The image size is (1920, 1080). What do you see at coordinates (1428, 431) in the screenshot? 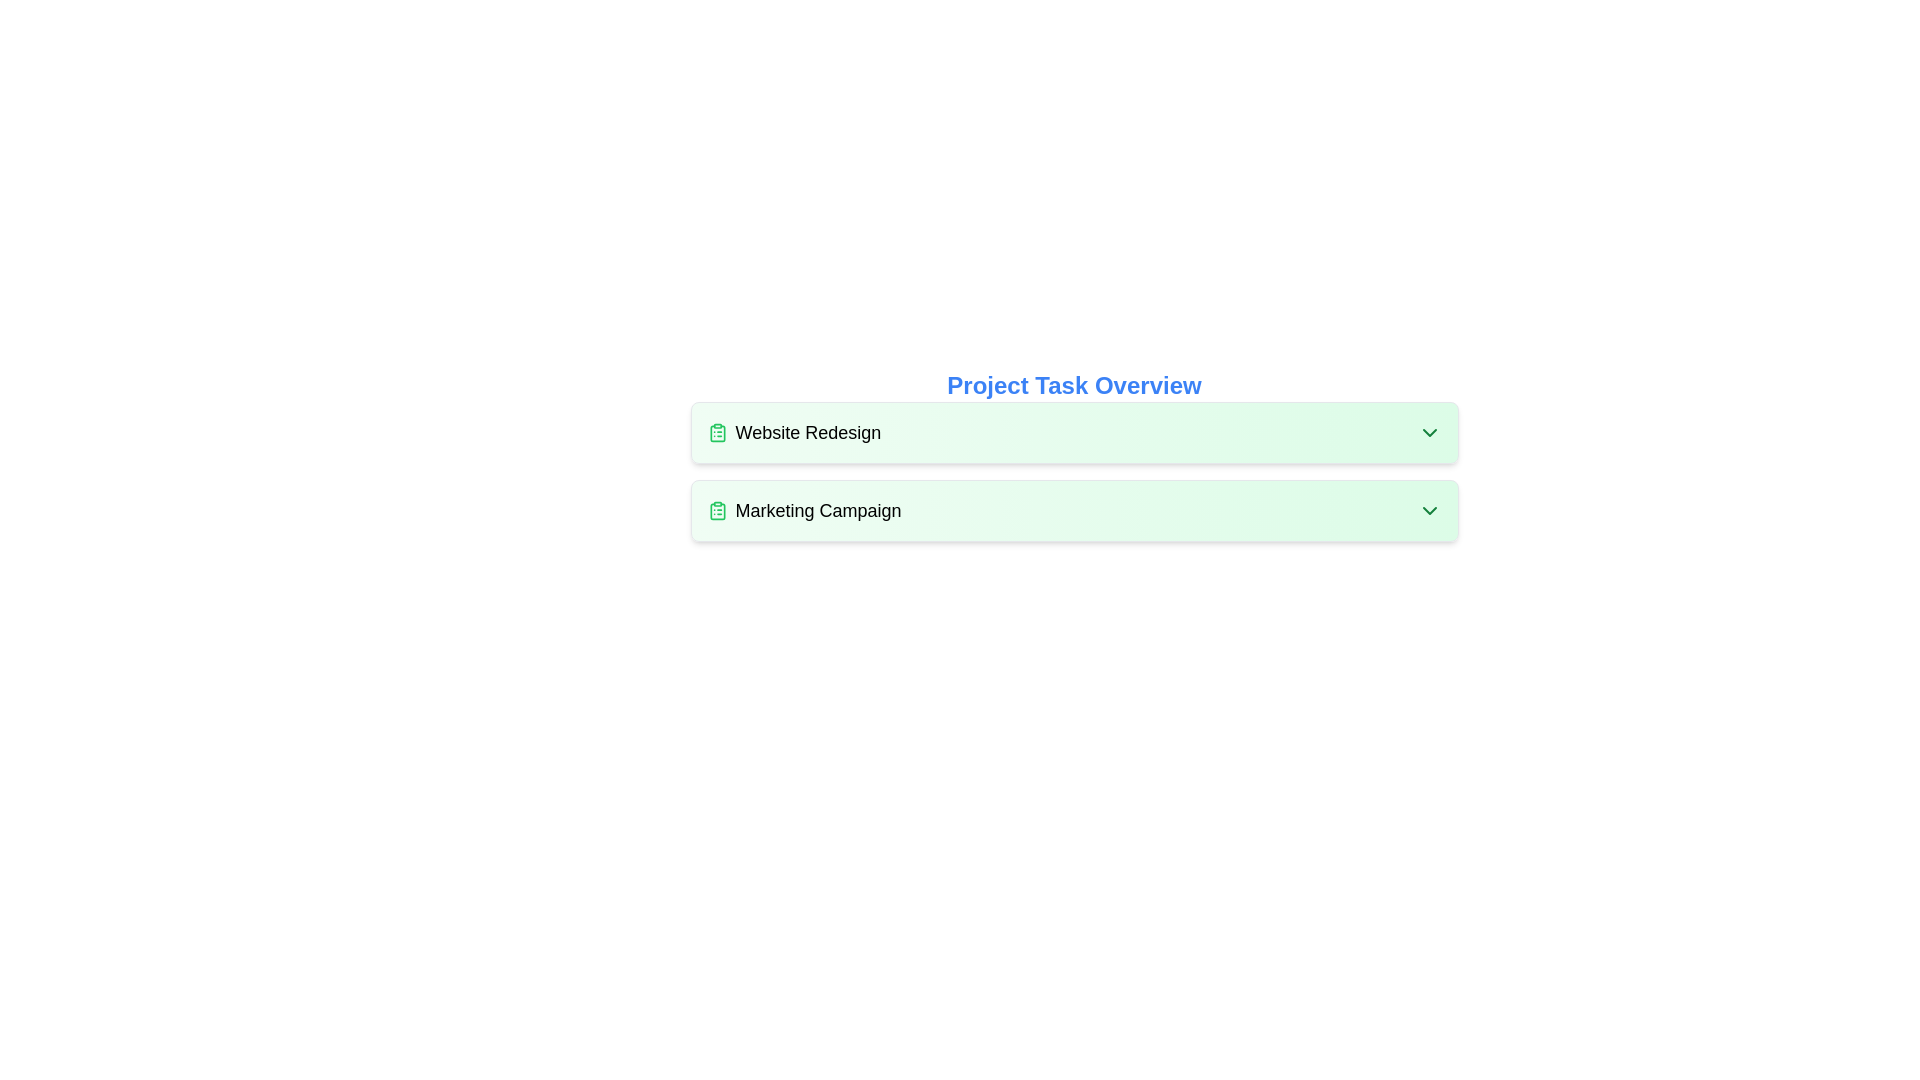
I see `the green downward-pointing chevron icon` at bounding box center [1428, 431].